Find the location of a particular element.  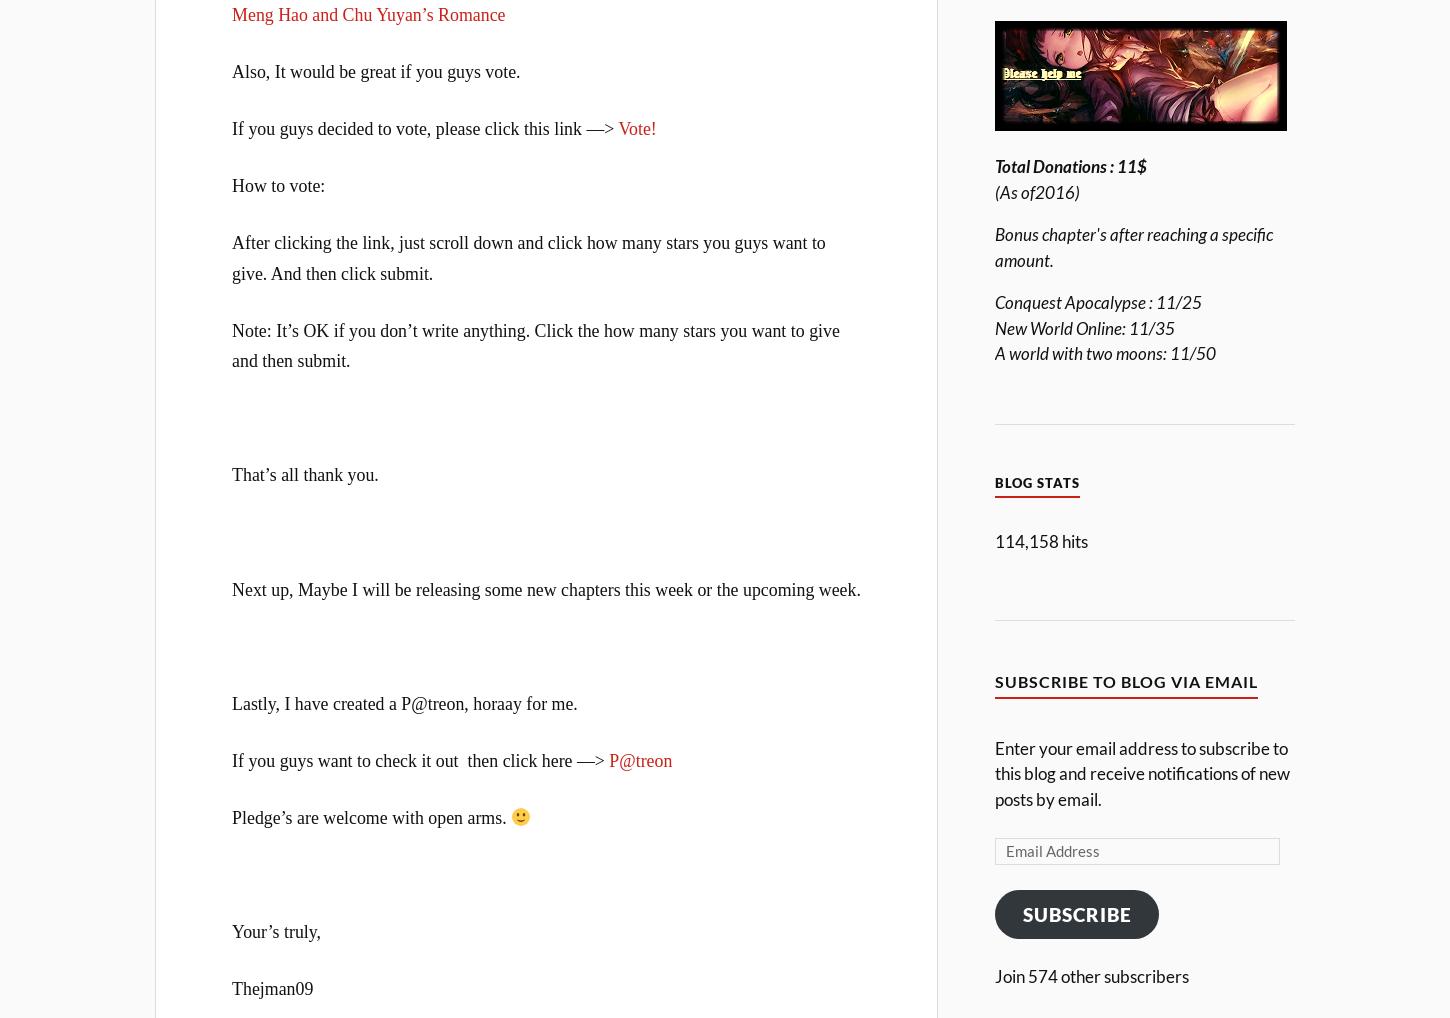

'Next up, Maybe I will be releasing some new chapters this week or the upcoming week.' is located at coordinates (231, 589).